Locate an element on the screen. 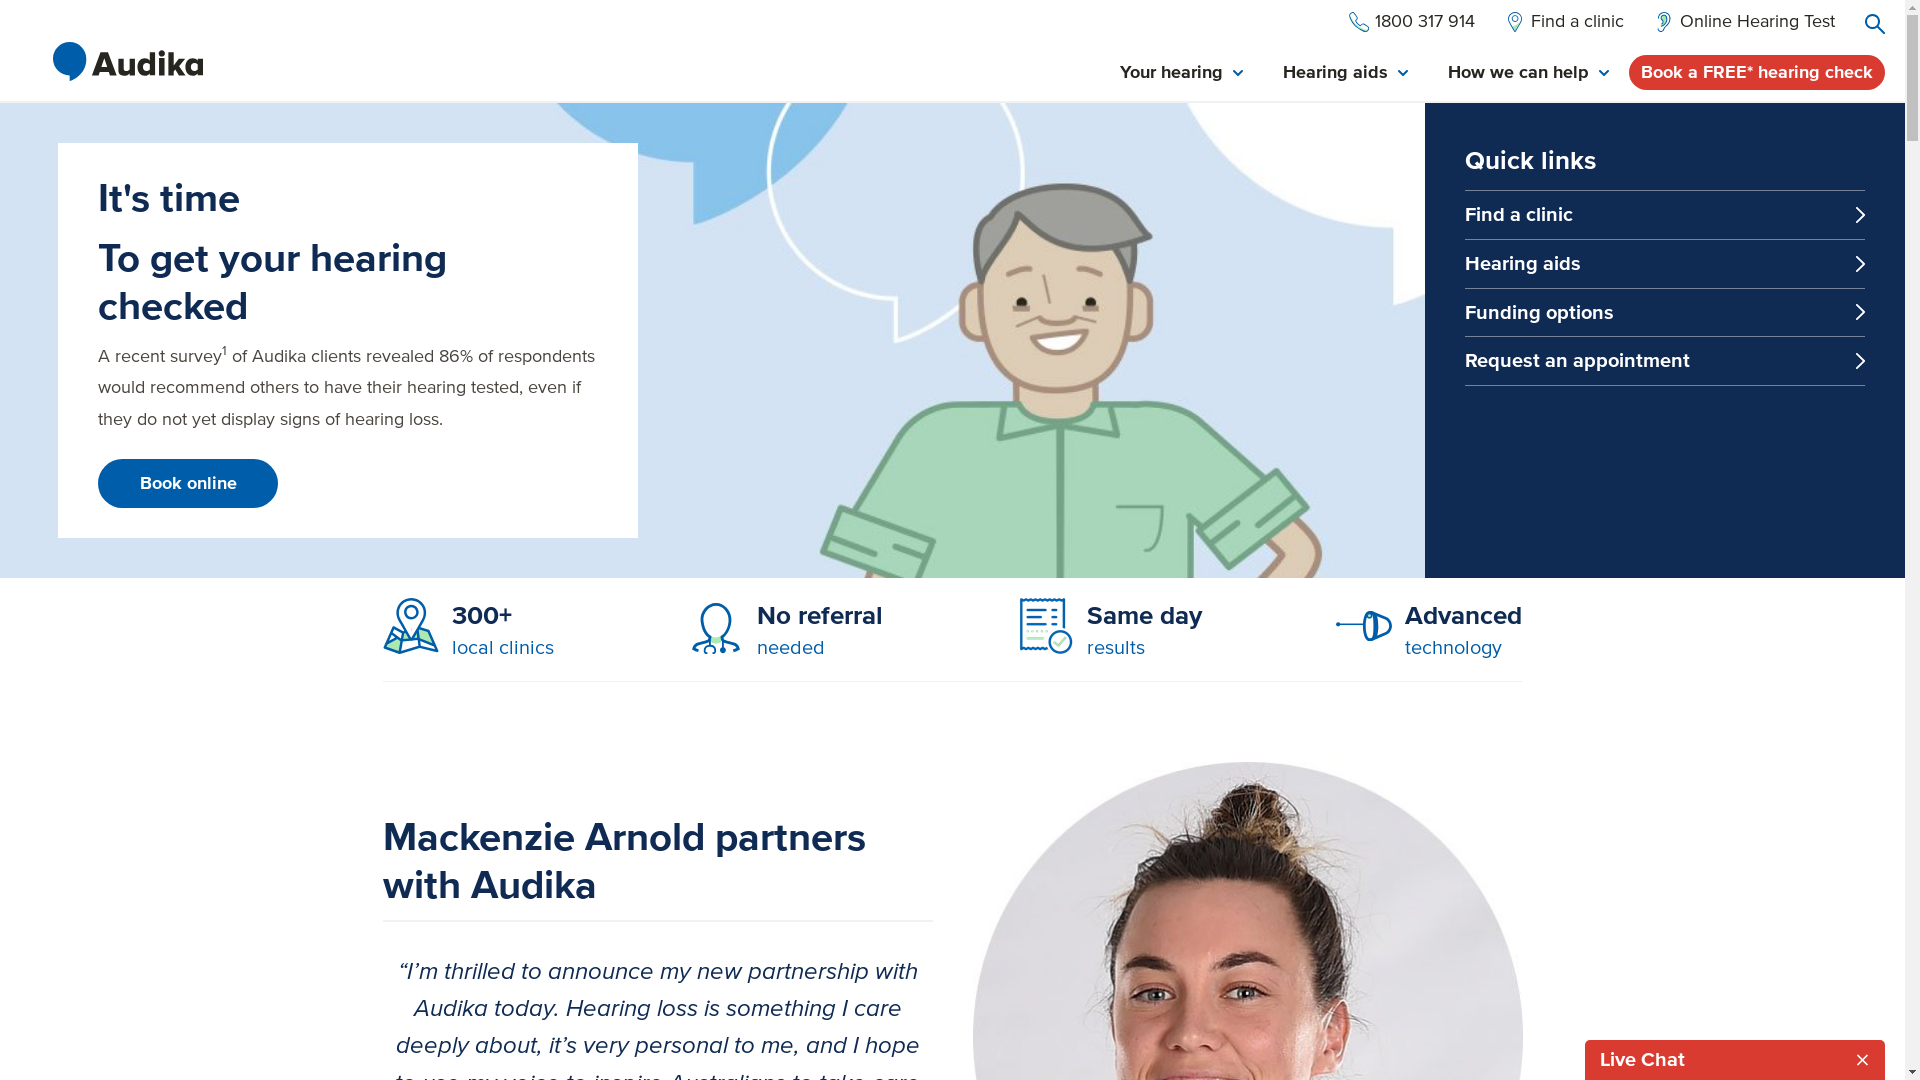 Image resolution: width=1920 pixels, height=1080 pixels. 'Hearing aids' is located at coordinates (1345, 72).